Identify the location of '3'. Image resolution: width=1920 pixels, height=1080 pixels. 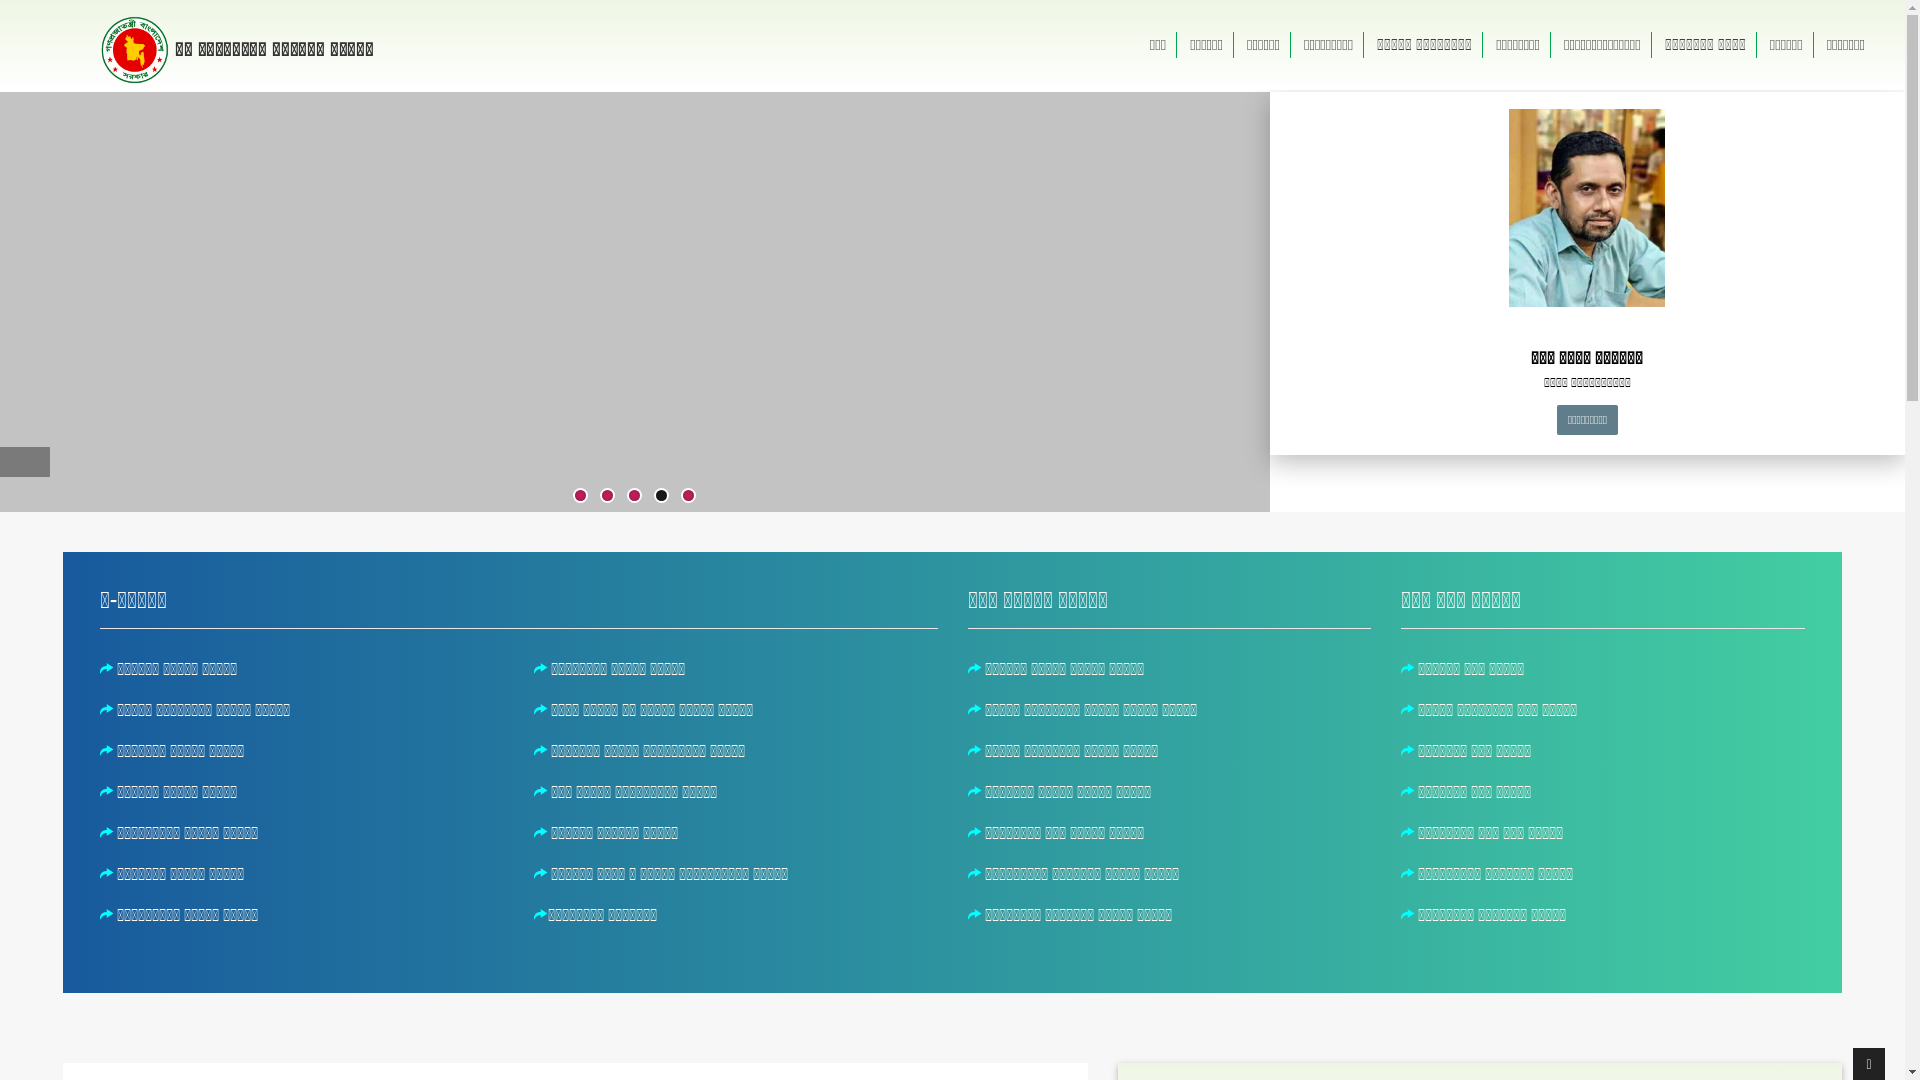
(633, 495).